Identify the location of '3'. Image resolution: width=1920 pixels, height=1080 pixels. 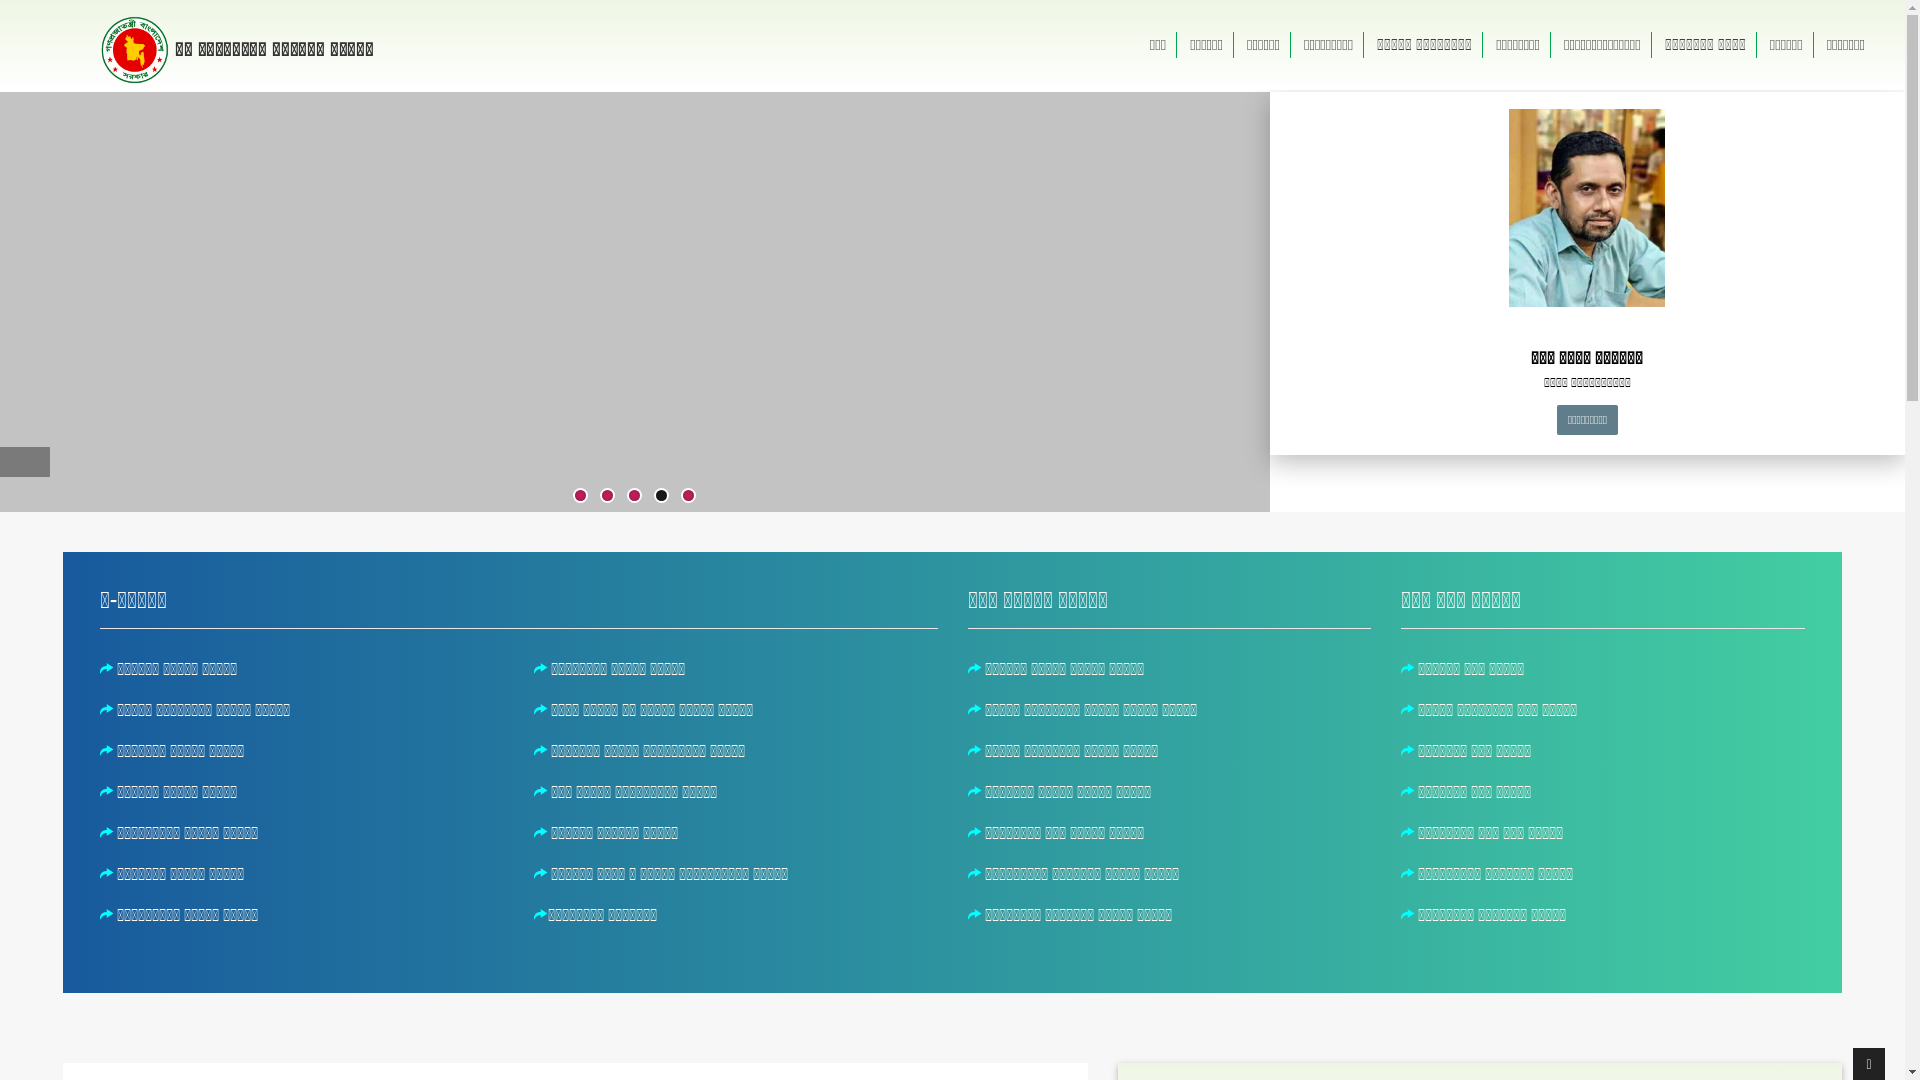
(633, 495).